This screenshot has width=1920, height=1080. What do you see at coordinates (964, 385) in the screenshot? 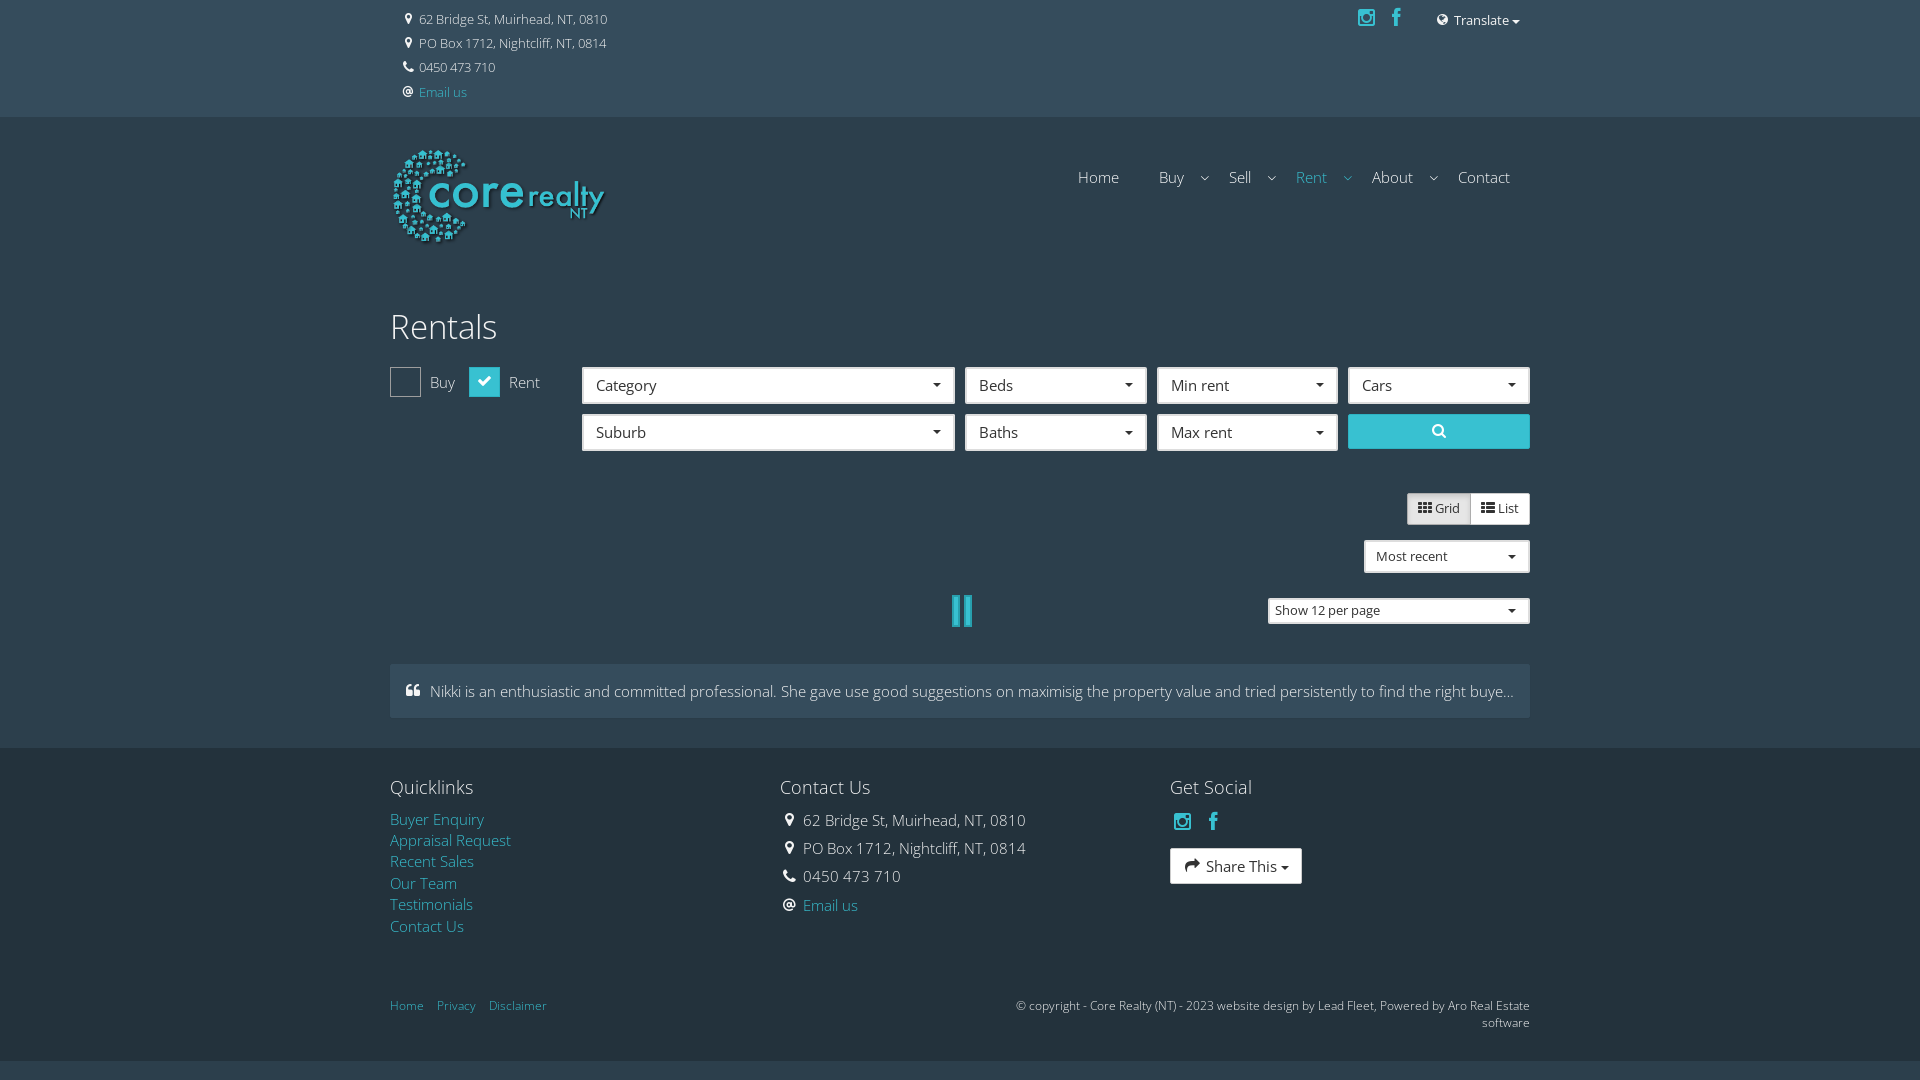
I see `'Beds` at bounding box center [964, 385].